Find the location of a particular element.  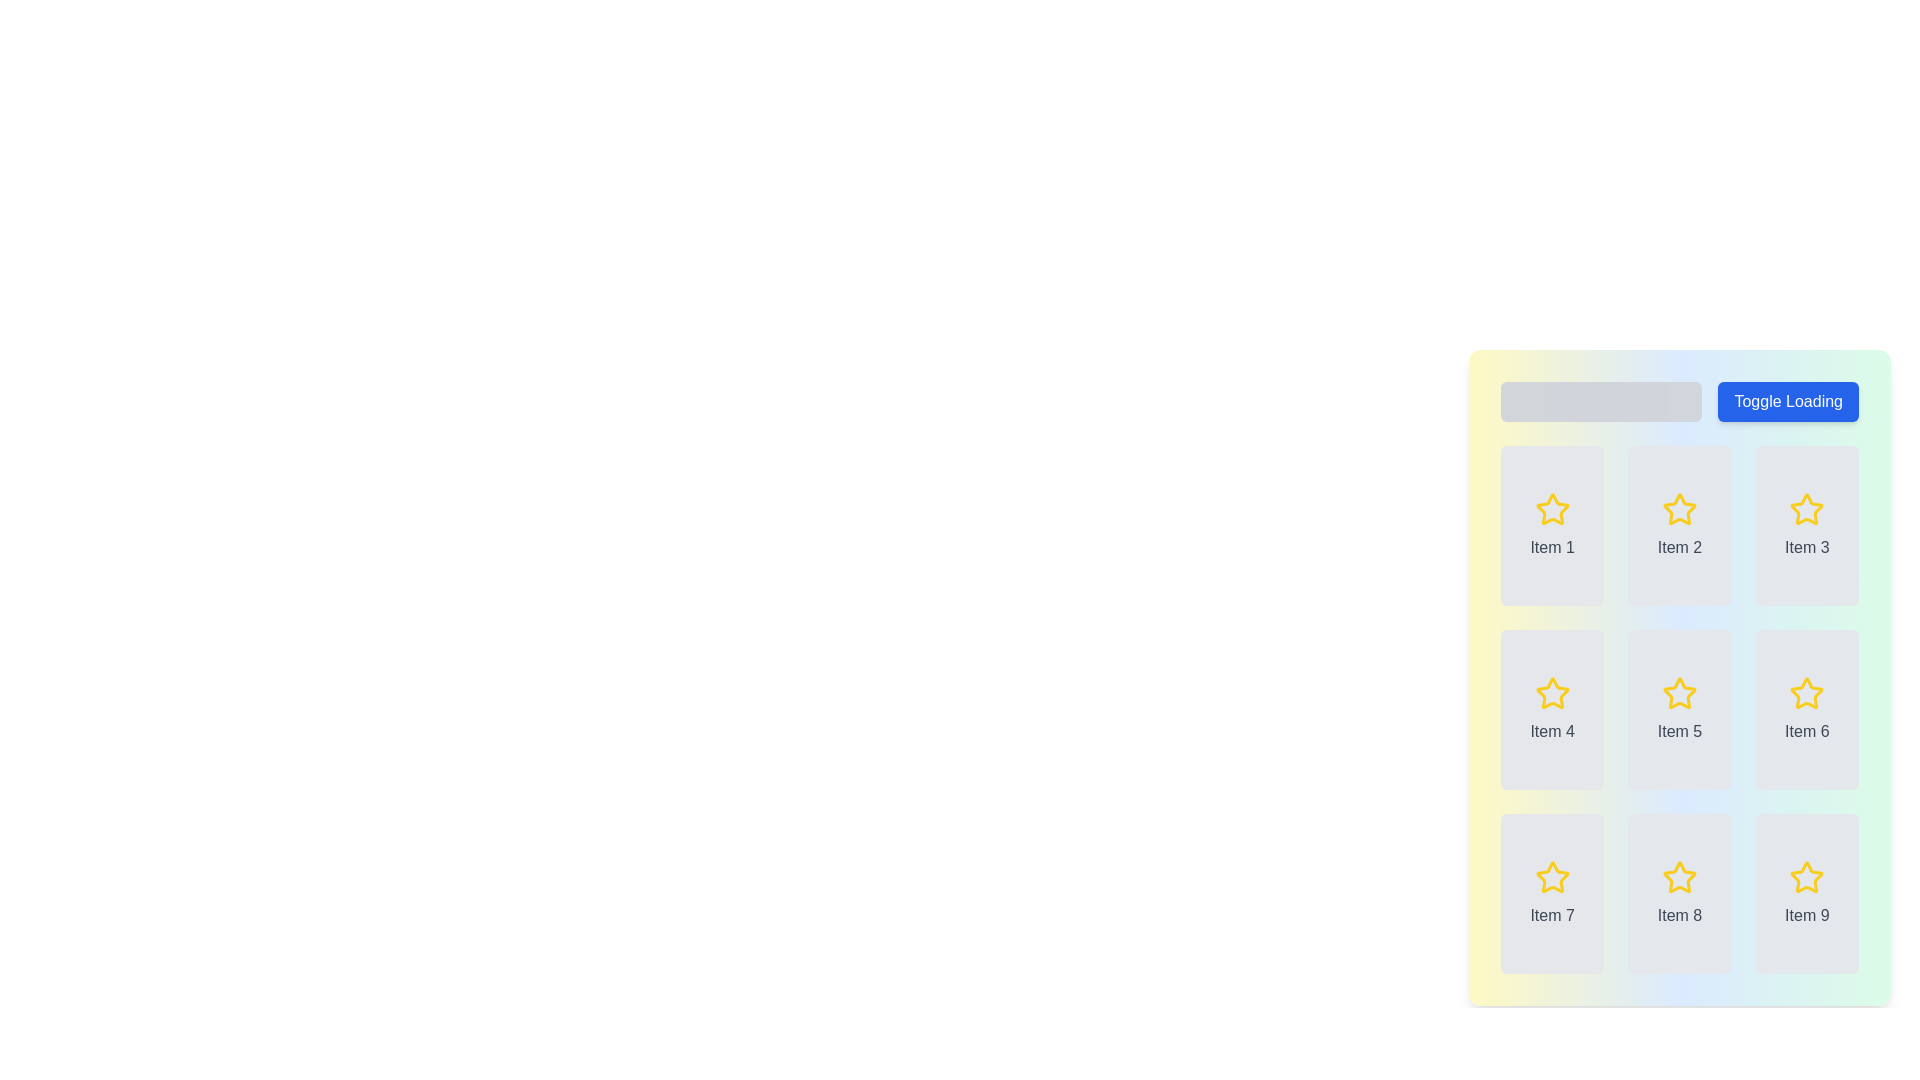

the star icon is located at coordinates (1807, 508).